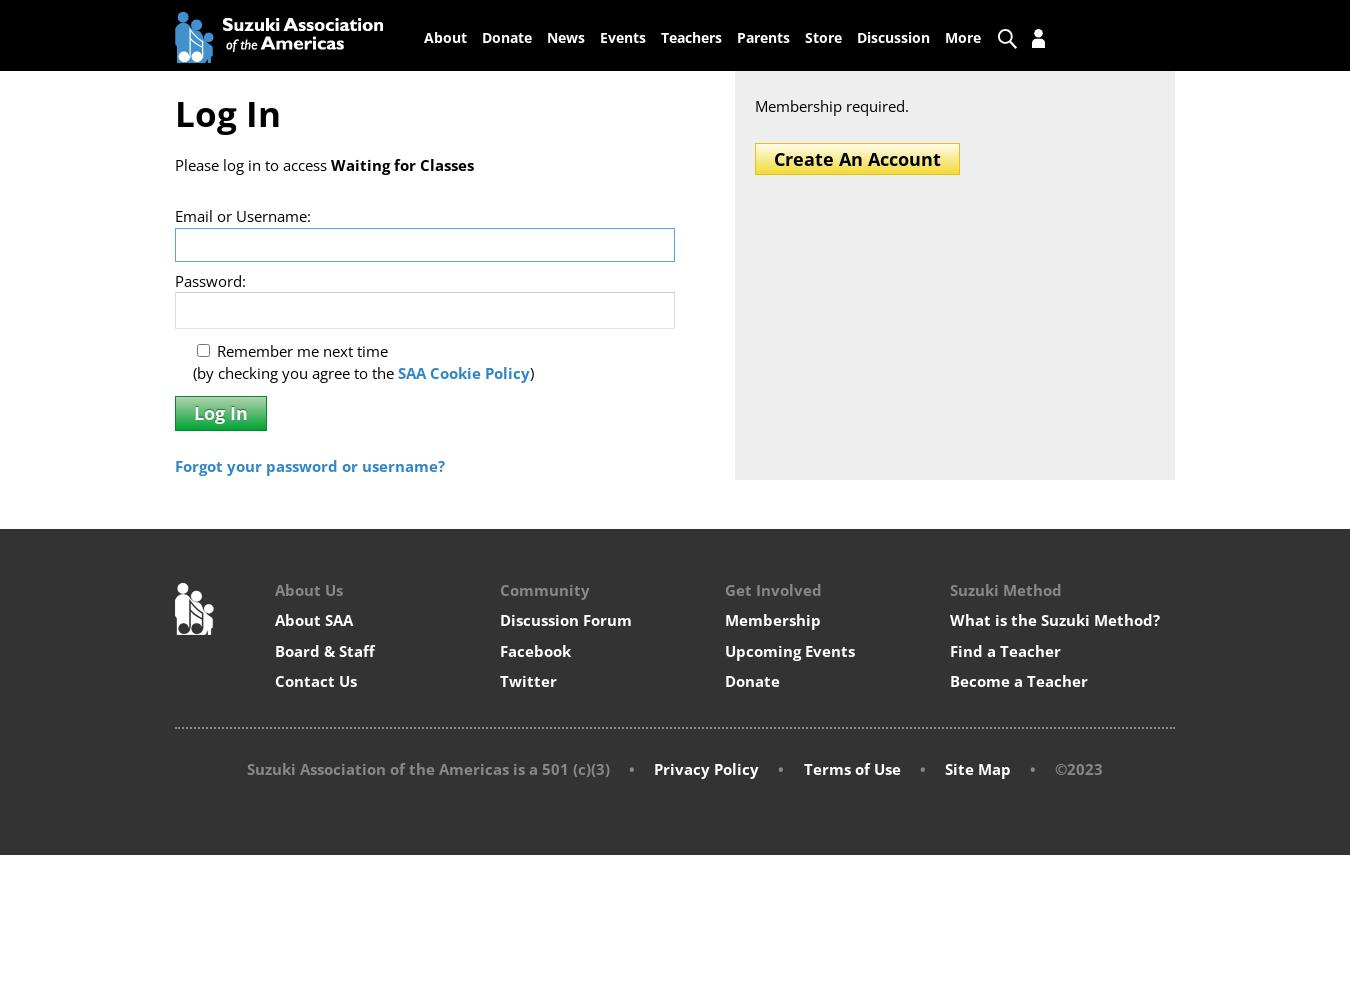 Image resolution: width=1350 pixels, height=1000 pixels. What do you see at coordinates (174, 111) in the screenshot?
I see `'Log In'` at bounding box center [174, 111].